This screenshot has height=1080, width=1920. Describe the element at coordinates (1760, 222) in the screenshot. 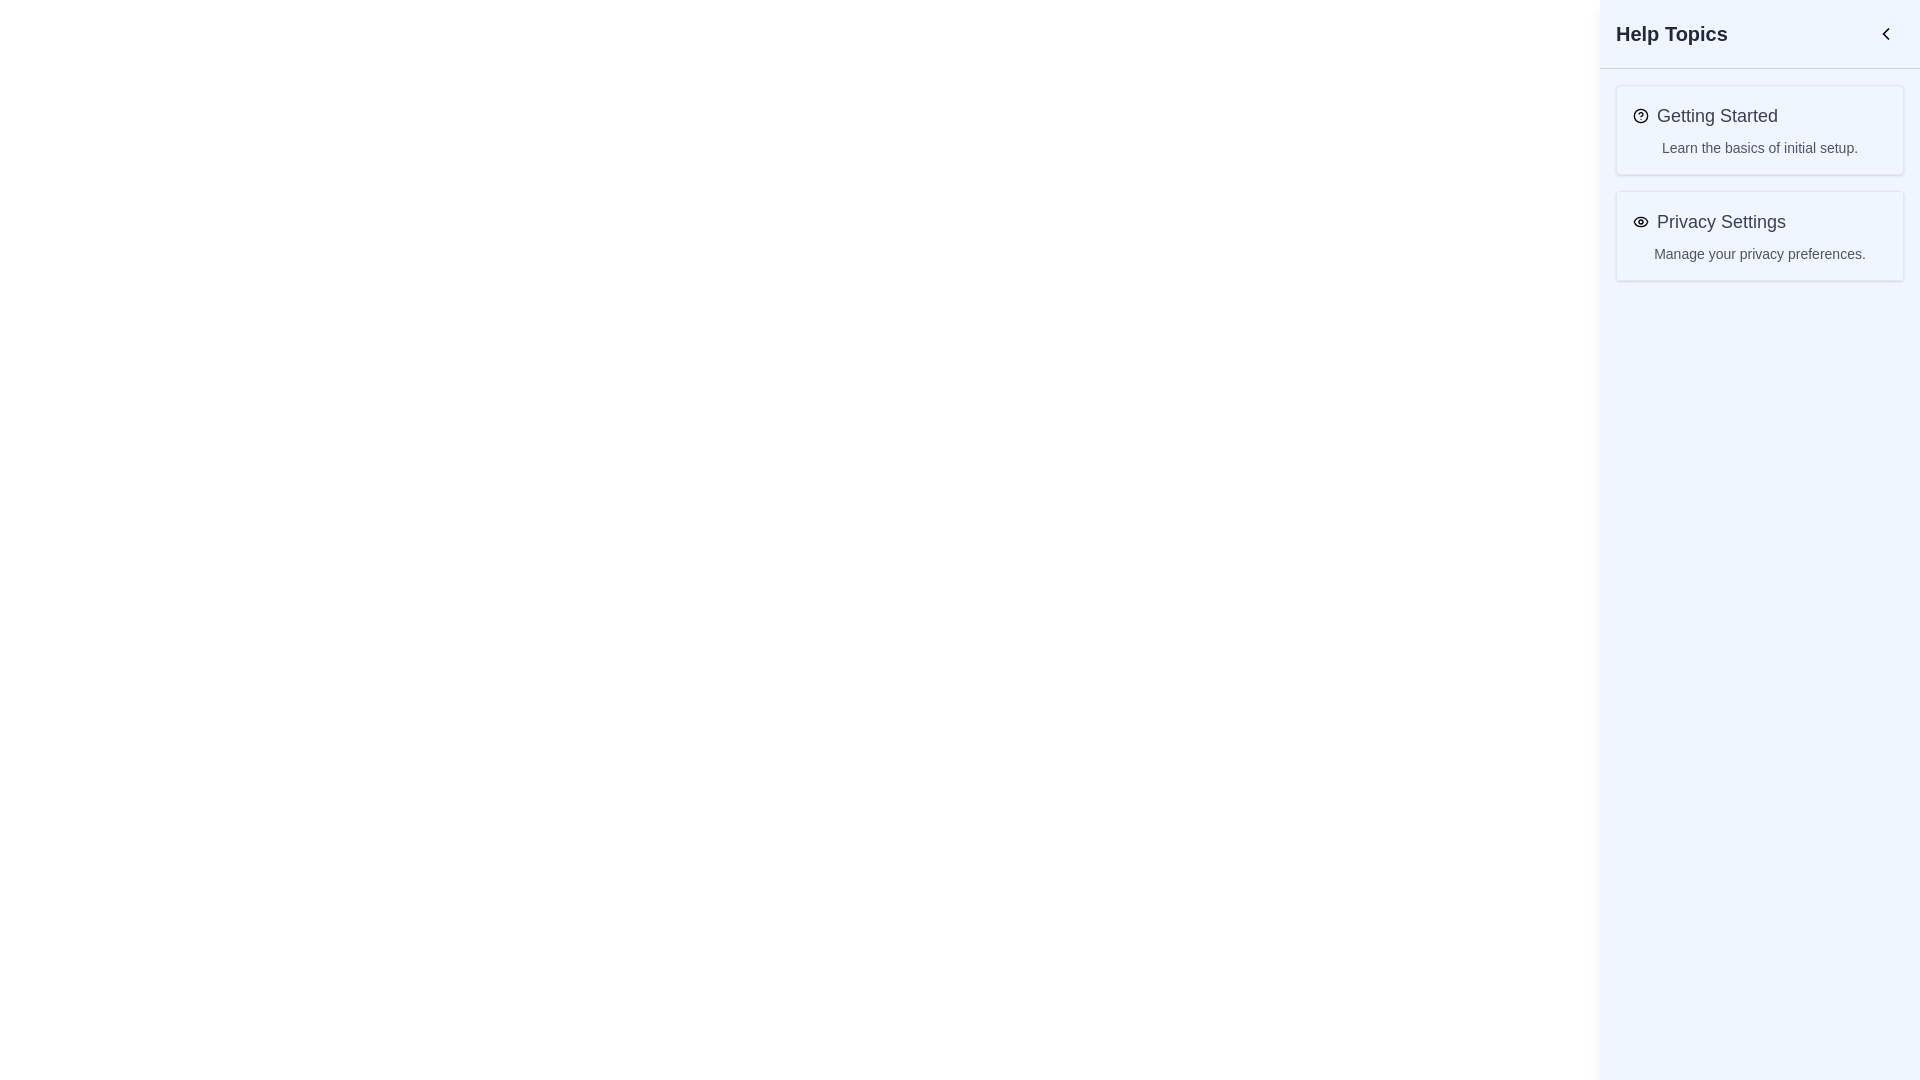

I see `the heading element titled 'Privacy Settings Manage your privacy preferences' which is located on the right side under the 'Help Topics' section` at that location.